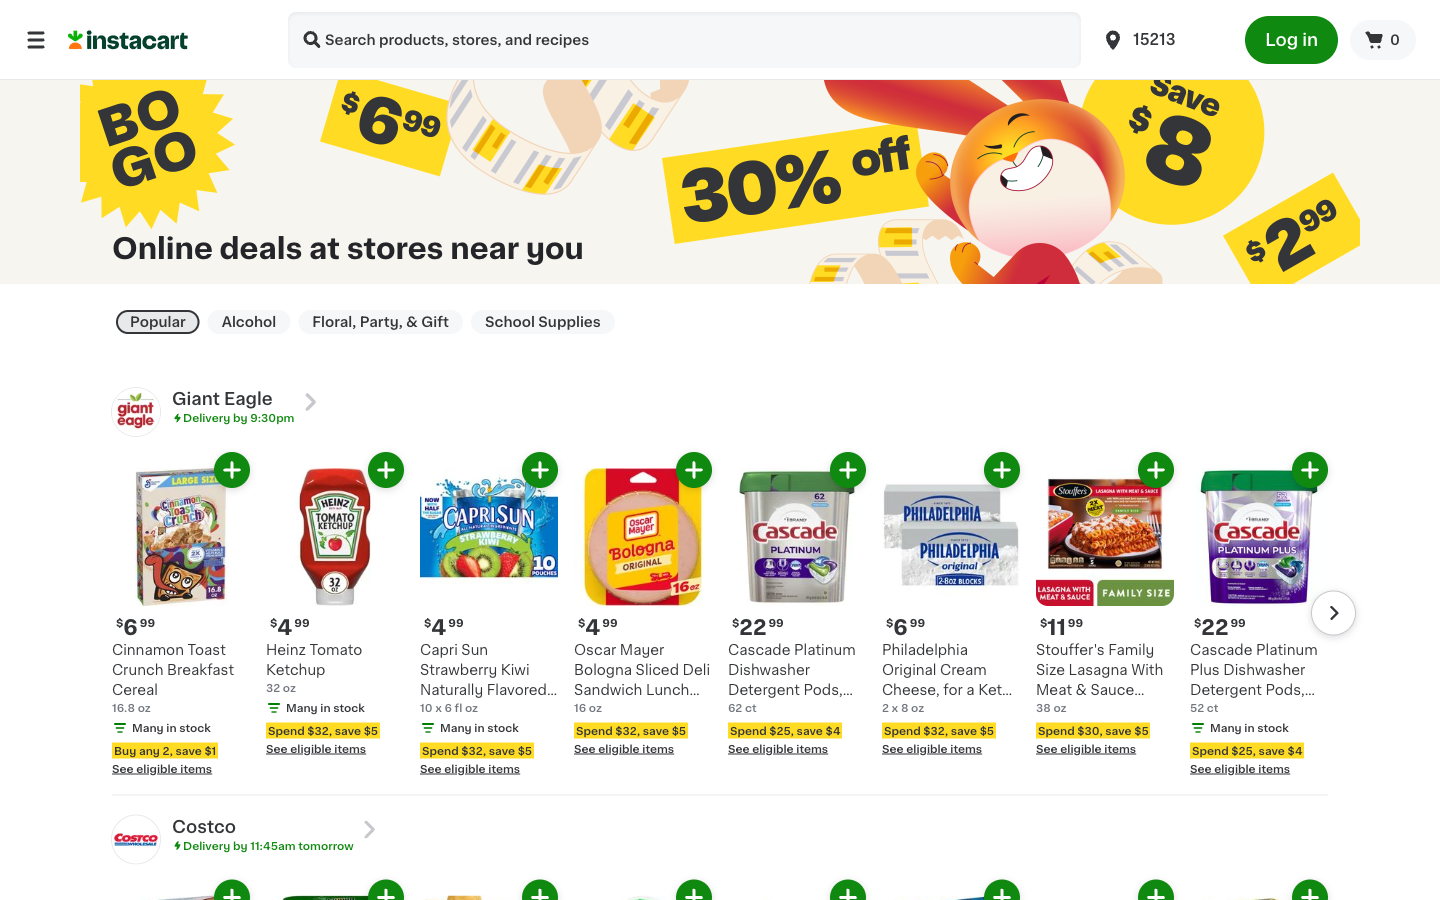 The width and height of the screenshot is (1440, 900). I want to click on the primary navigation screen, so click(35, 38).